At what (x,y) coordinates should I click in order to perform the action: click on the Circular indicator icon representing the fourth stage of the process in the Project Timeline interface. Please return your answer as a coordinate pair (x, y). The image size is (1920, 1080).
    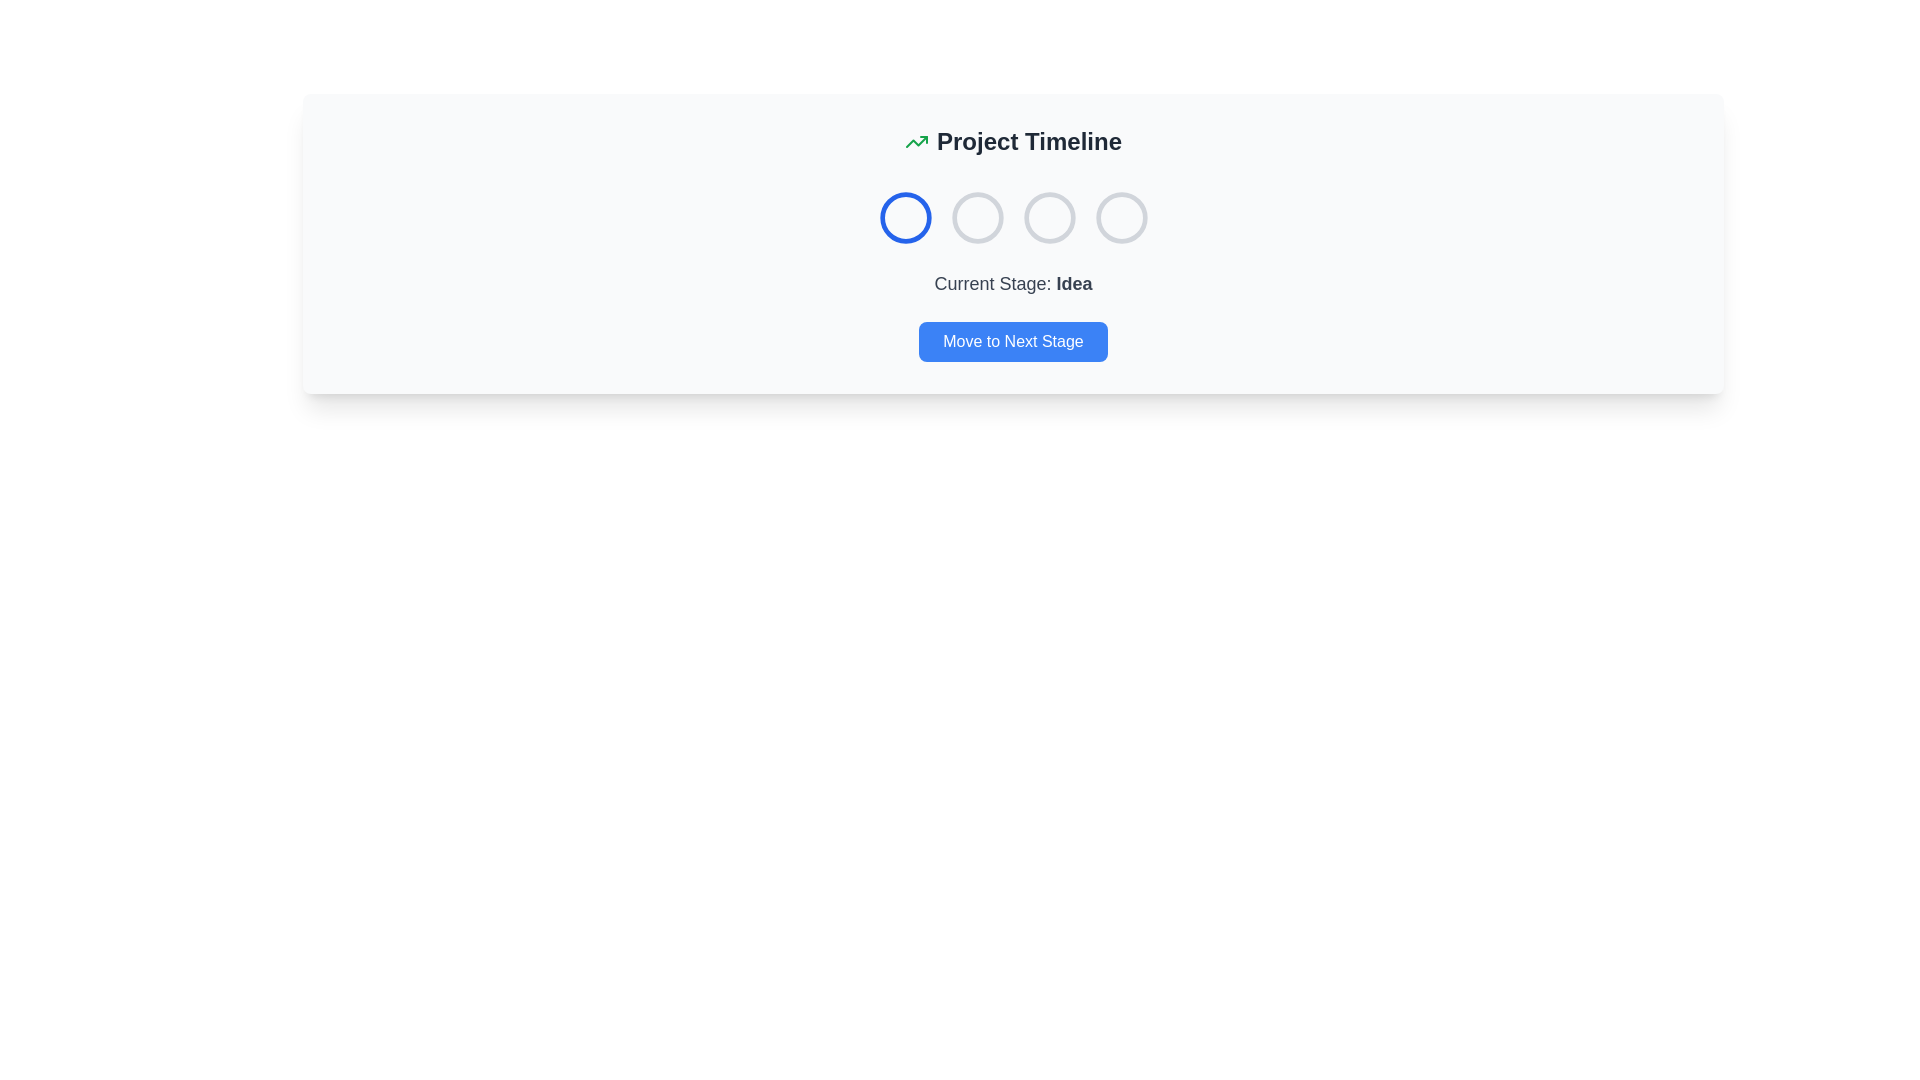
    Looking at the image, I should click on (1121, 218).